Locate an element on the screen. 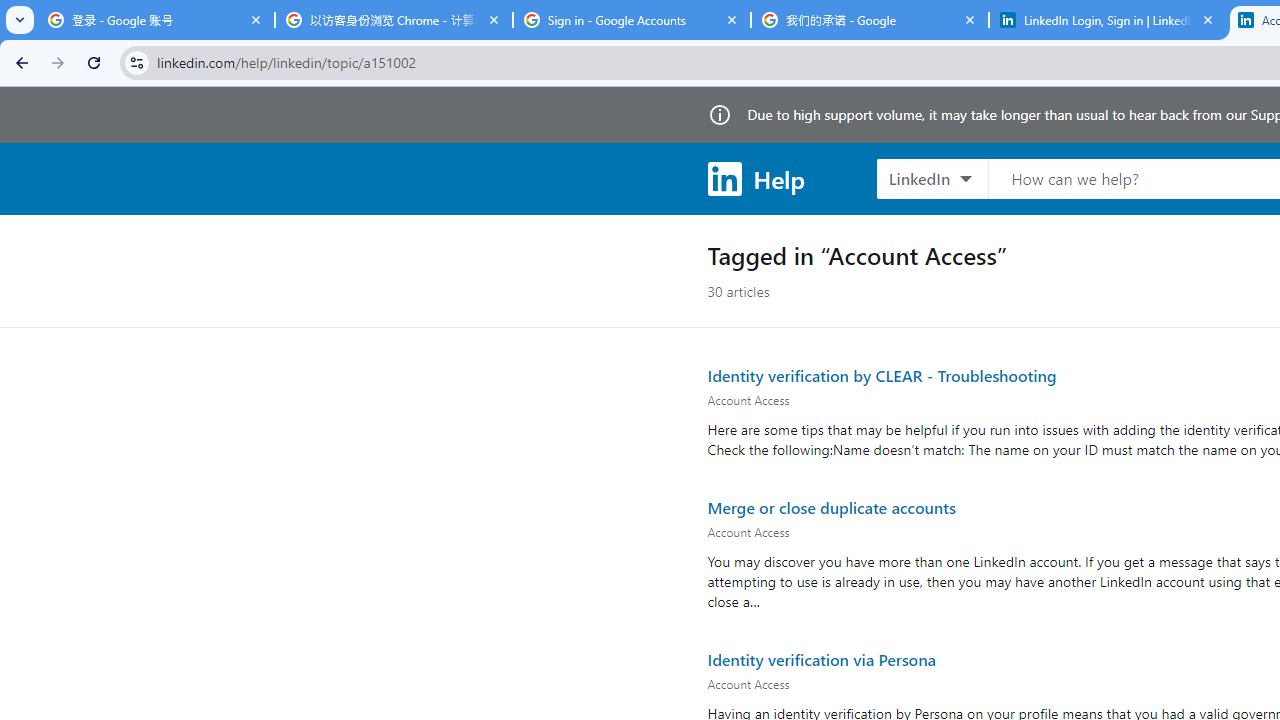 This screenshot has width=1280, height=720. 'Sign in - Google Accounts' is located at coordinates (631, 20).